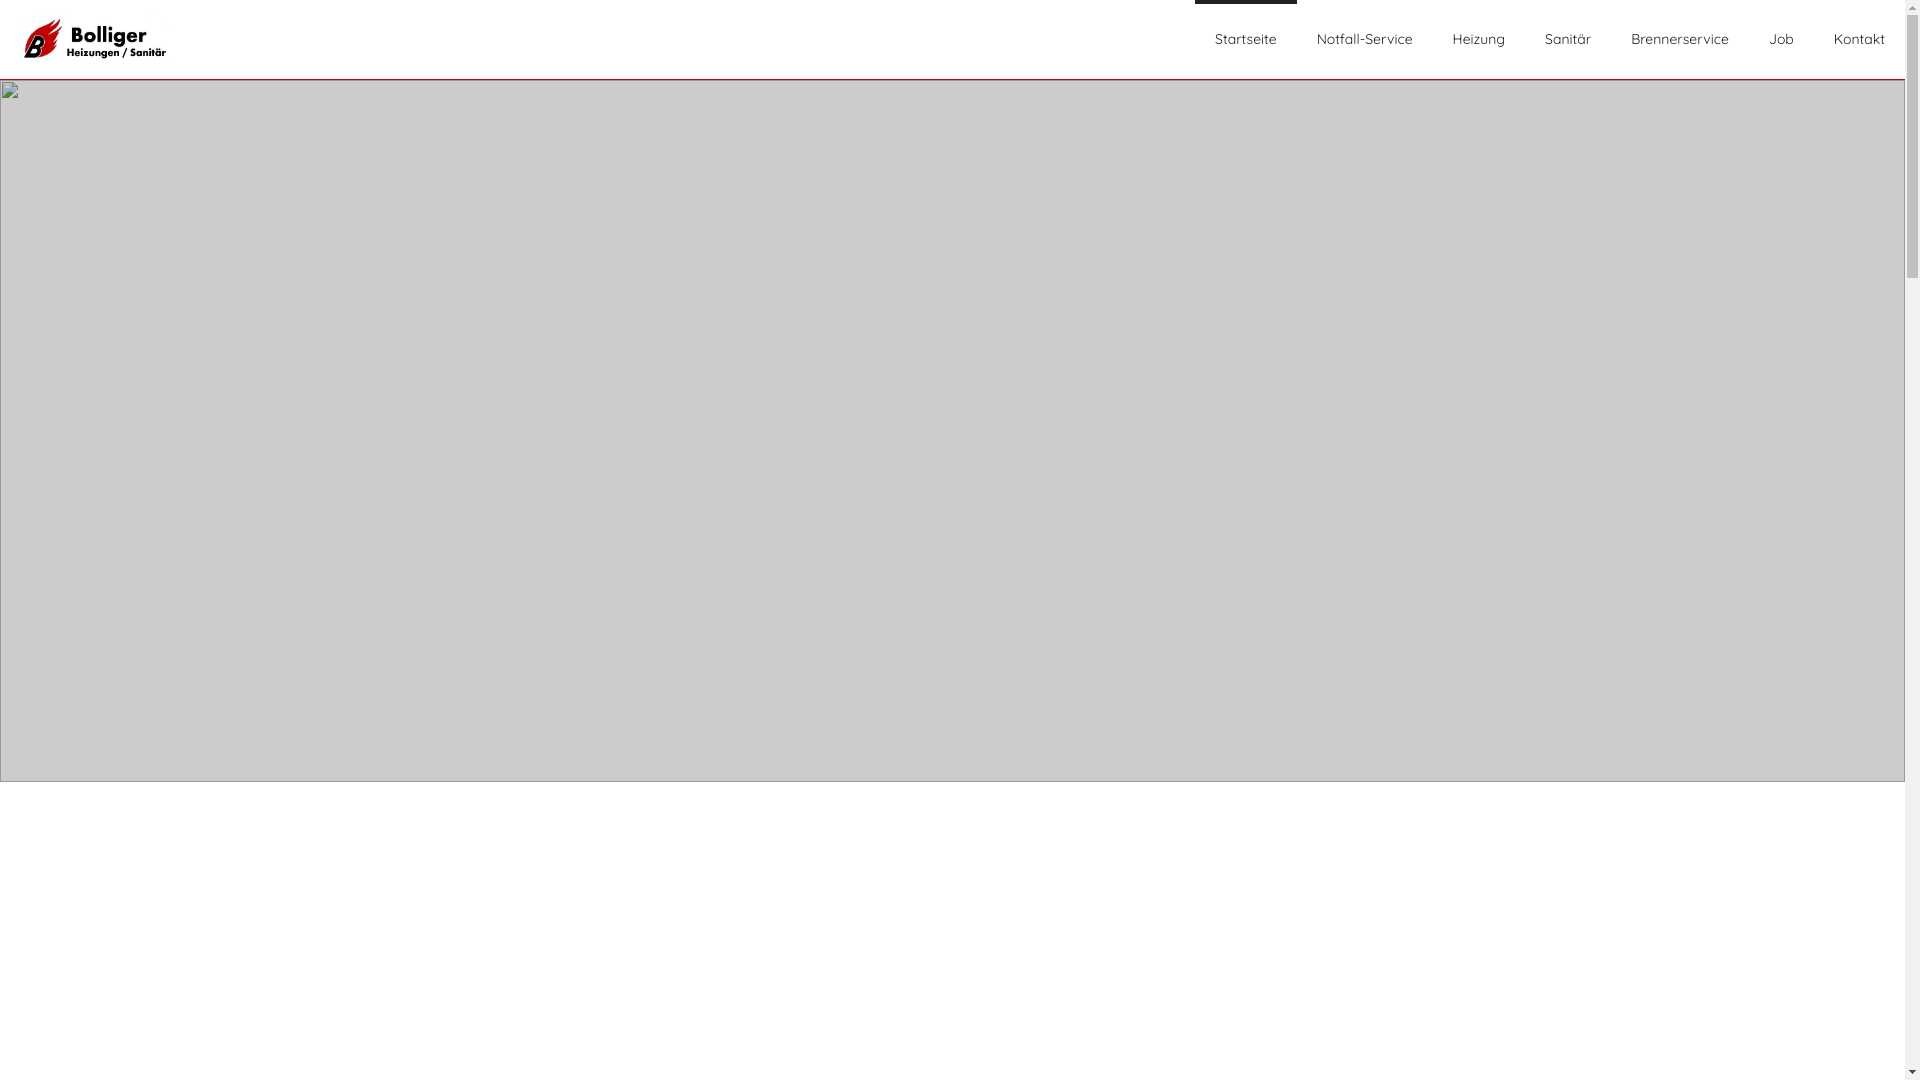 The image size is (1920, 1080). What do you see at coordinates (1363, 39) in the screenshot?
I see `'Notfall-Service'` at bounding box center [1363, 39].